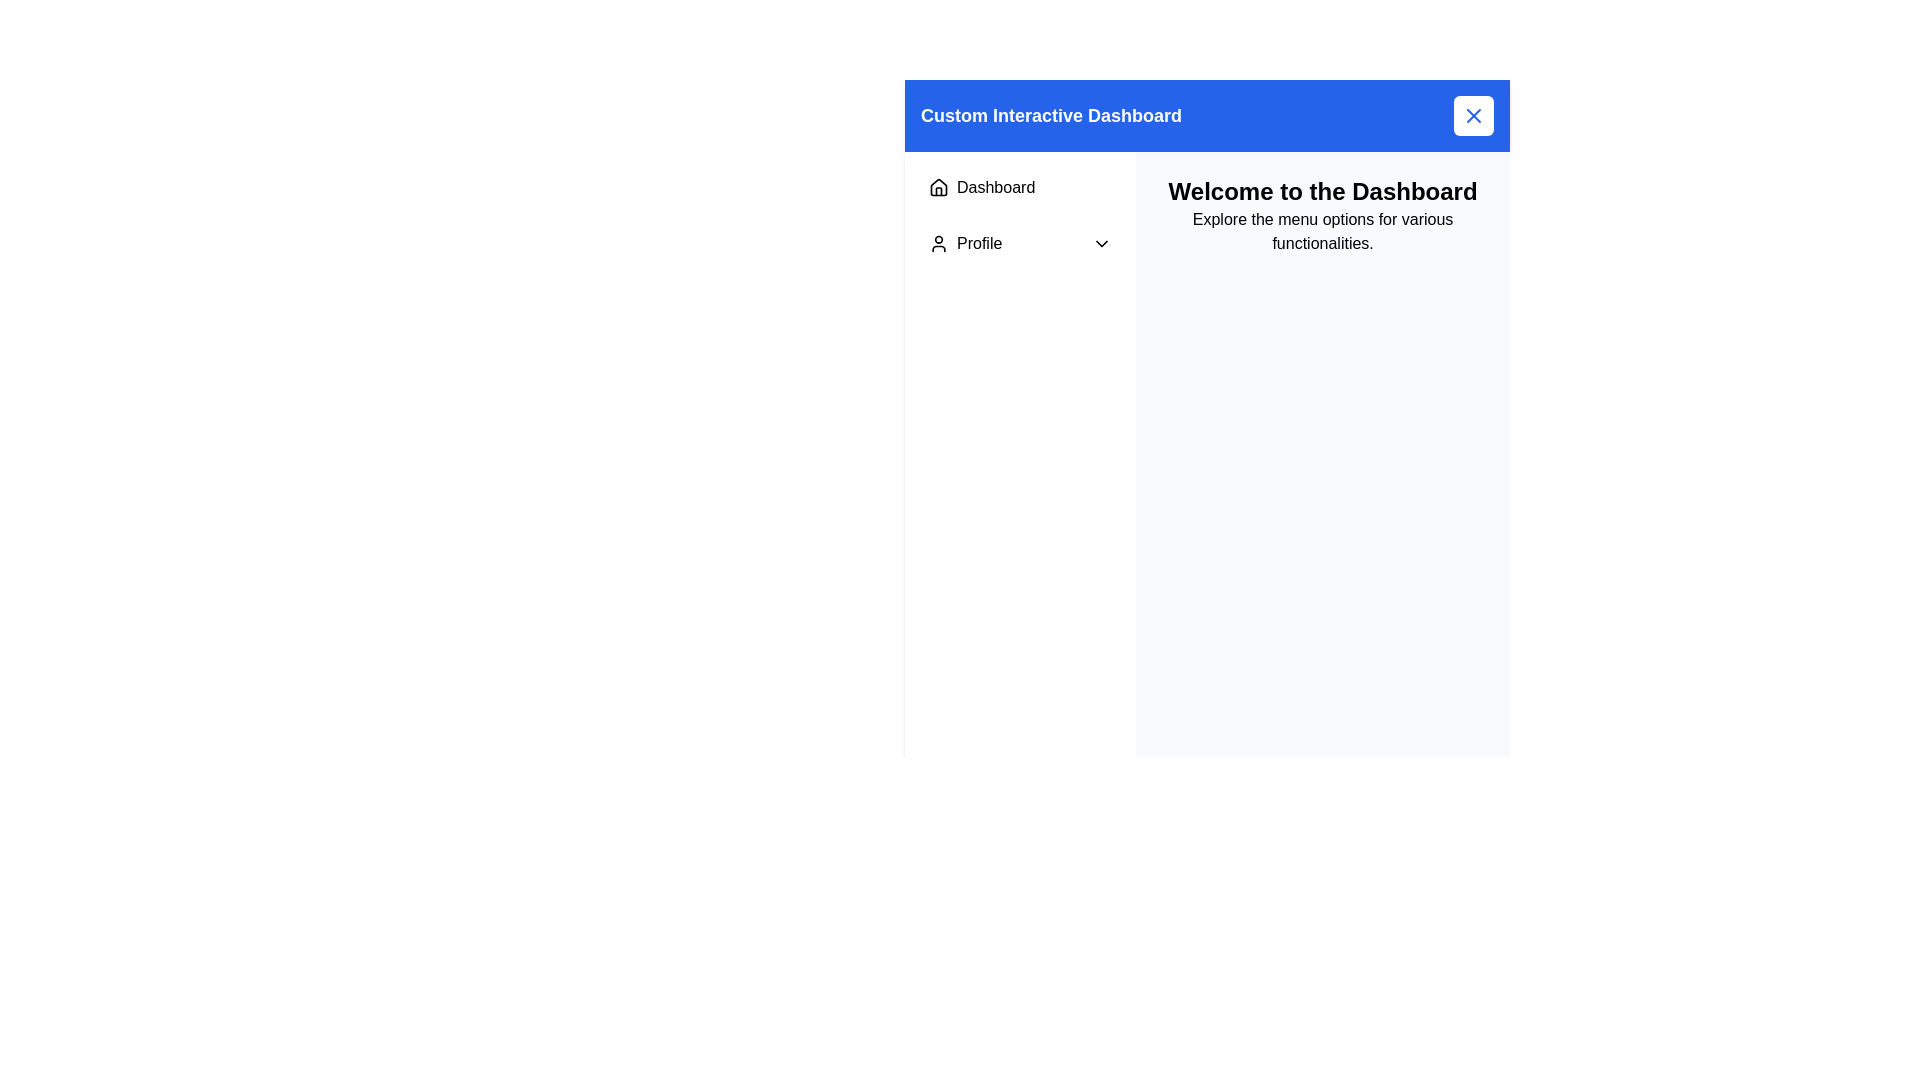 This screenshot has height=1080, width=1920. I want to click on the line segment within the 'X' close icon located in the top-right corner of the interface, so click(1473, 115).